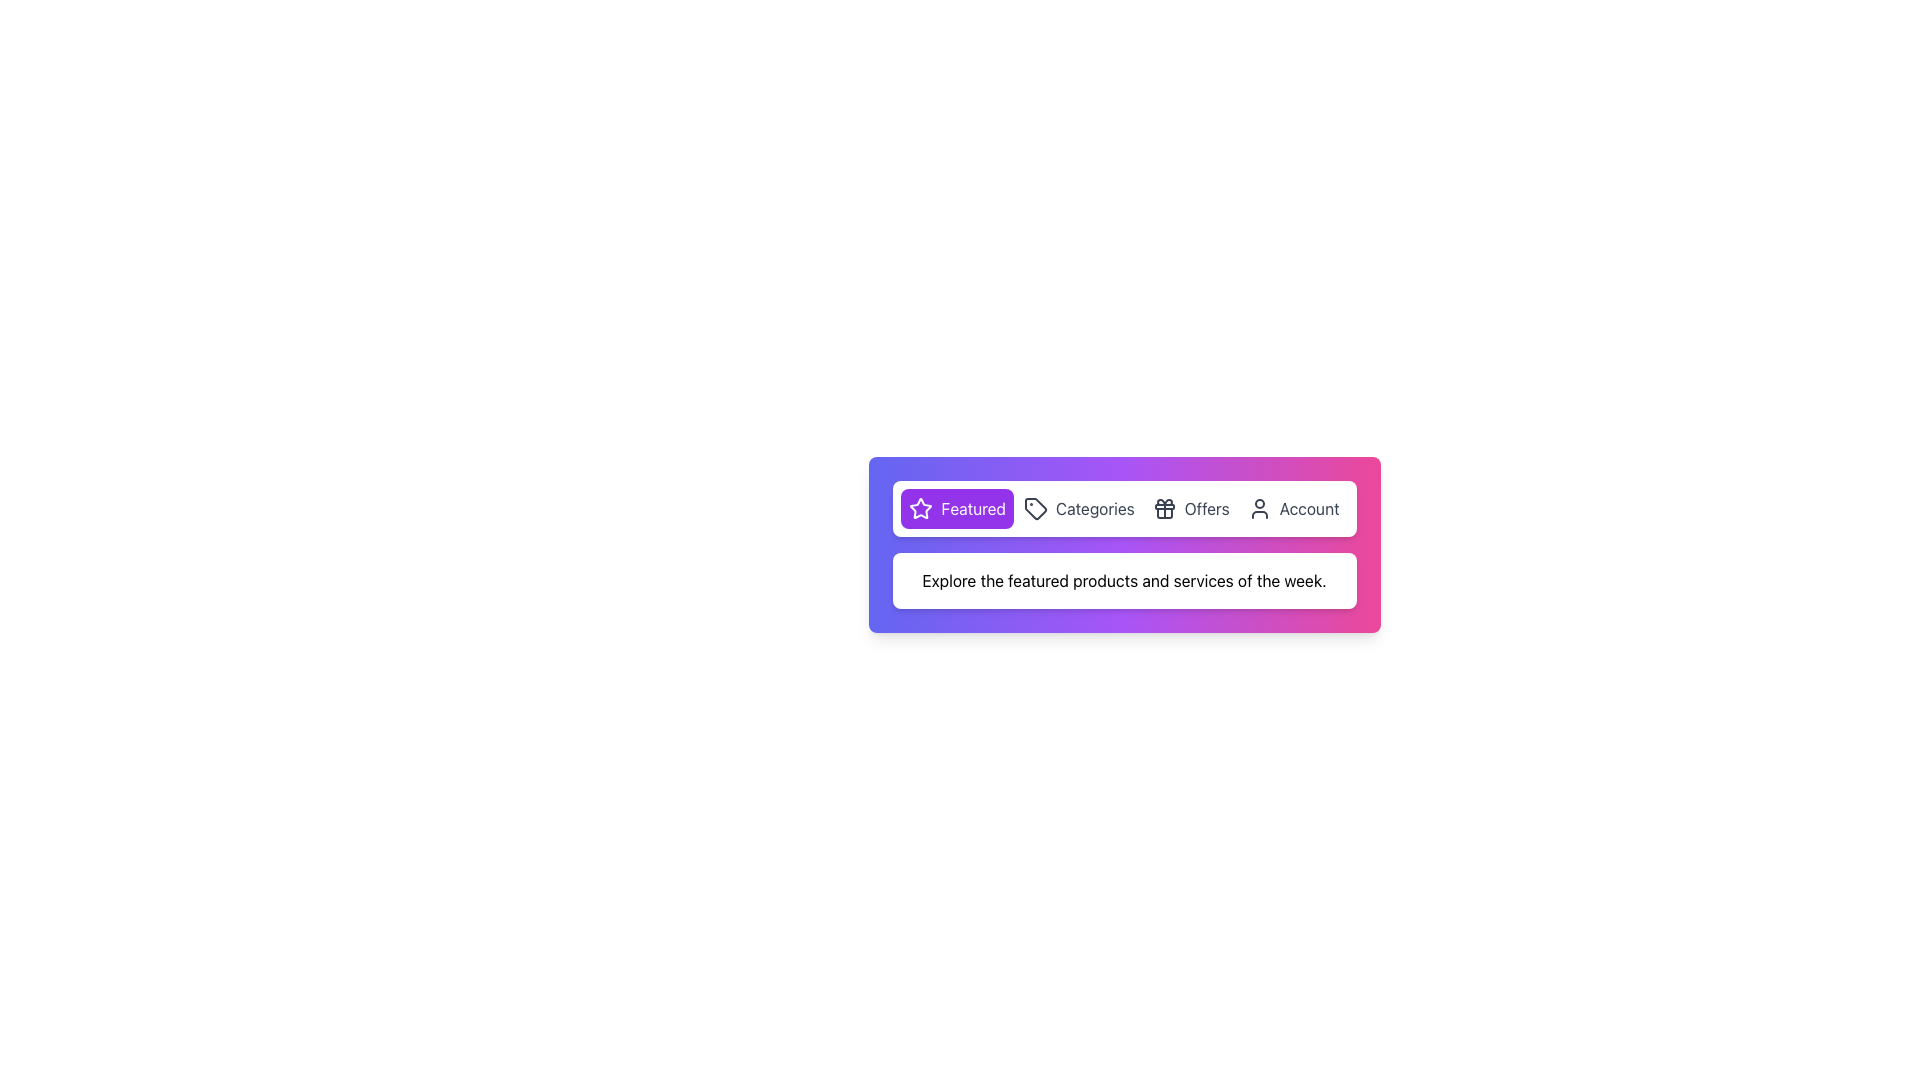  What do you see at coordinates (1124, 508) in the screenshot?
I see `the navigation menu options in the horizontal navigation bar featuring 'Featured', 'Categories', 'Offers', and 'Account' for visual feedback` at bounding box center [1124, 508].